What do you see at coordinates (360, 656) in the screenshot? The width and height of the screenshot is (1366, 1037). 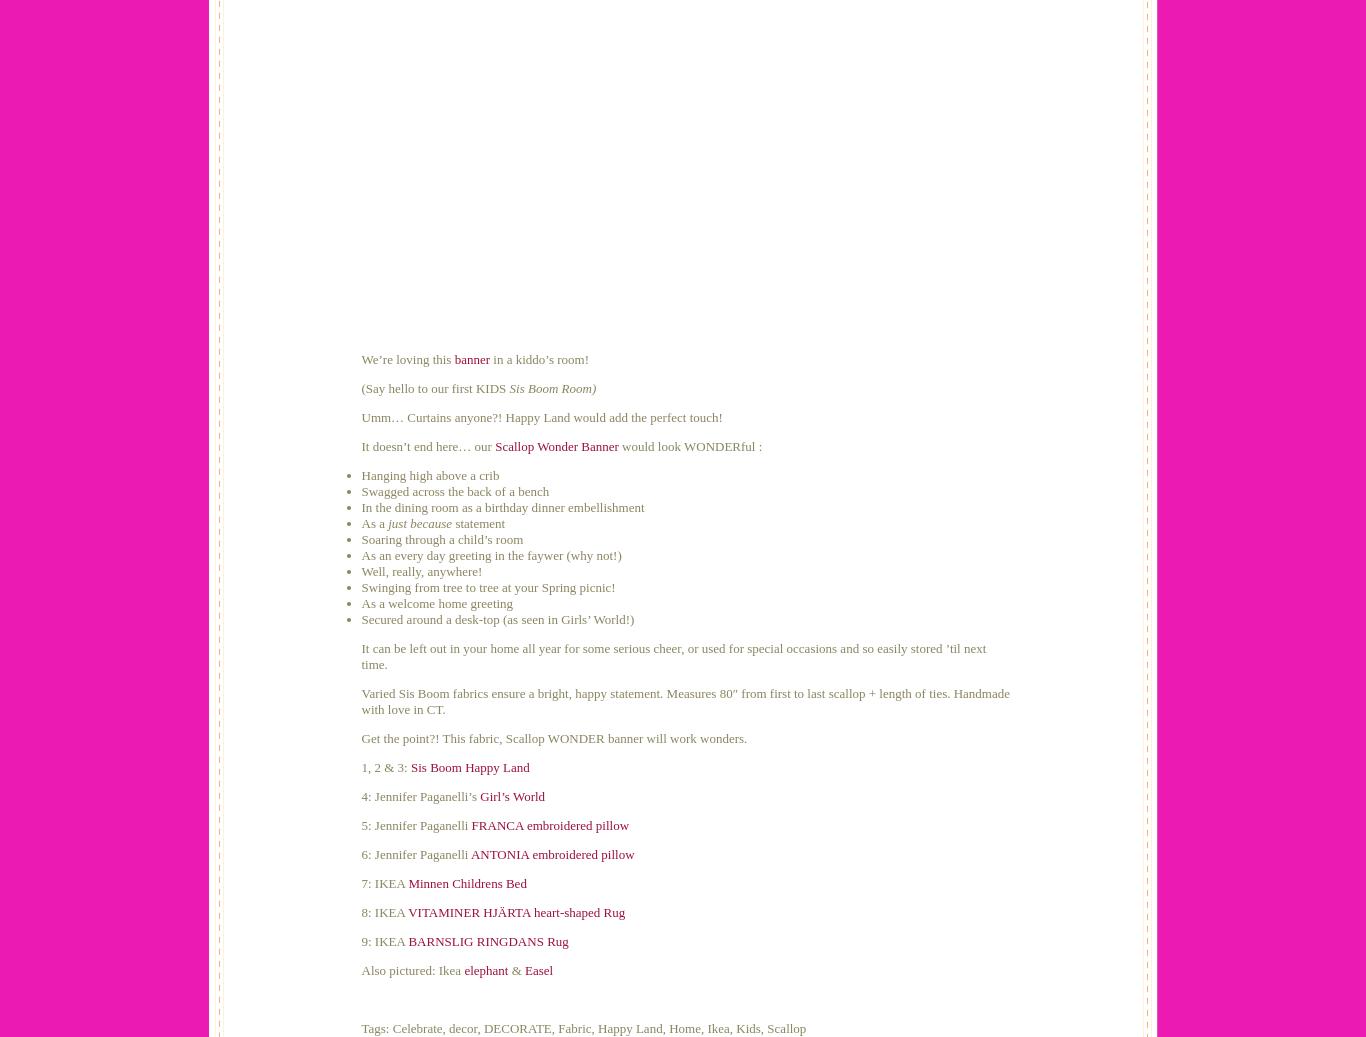 I see `'It can be left out in your home all year for some serious cheer, or used for special occasions and so easily stored ’til next time.'` at bounding box center [360, 656].